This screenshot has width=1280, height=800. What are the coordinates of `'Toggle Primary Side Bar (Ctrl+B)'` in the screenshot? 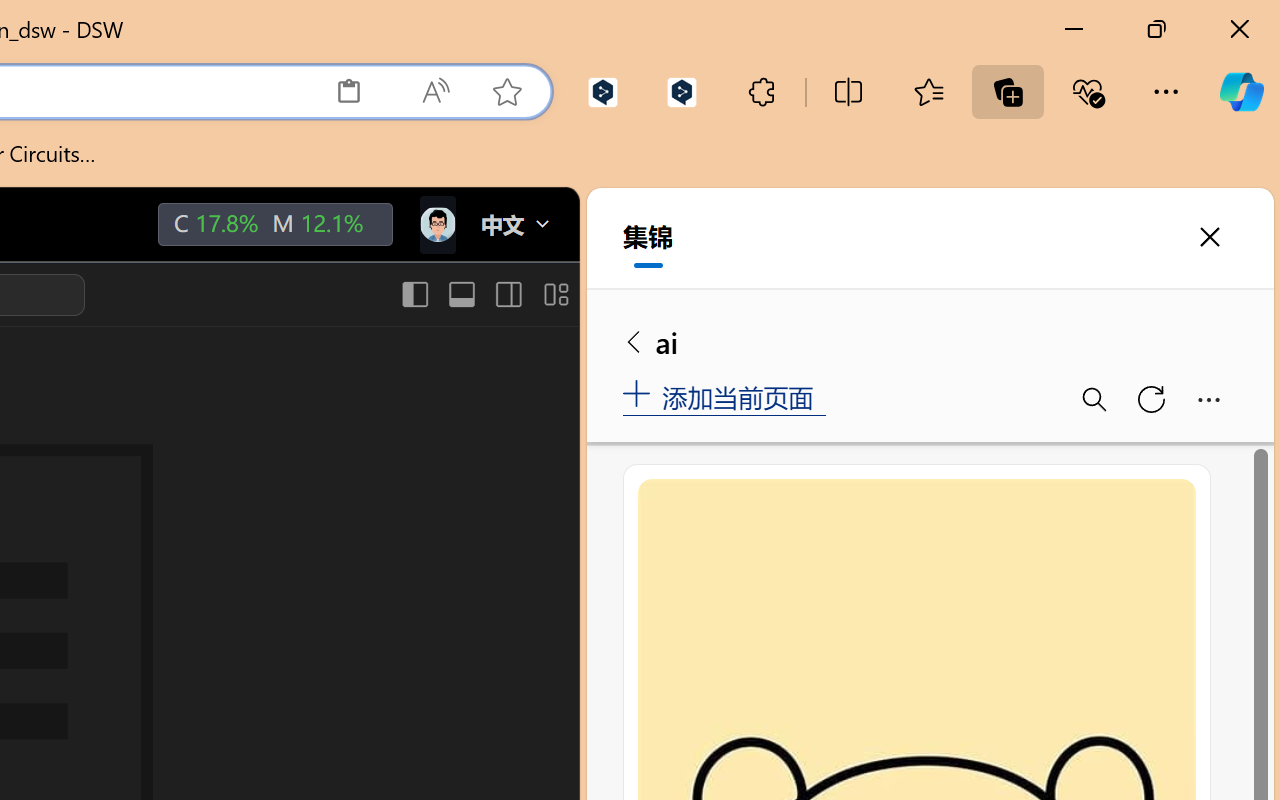 It's located at (413, 294).